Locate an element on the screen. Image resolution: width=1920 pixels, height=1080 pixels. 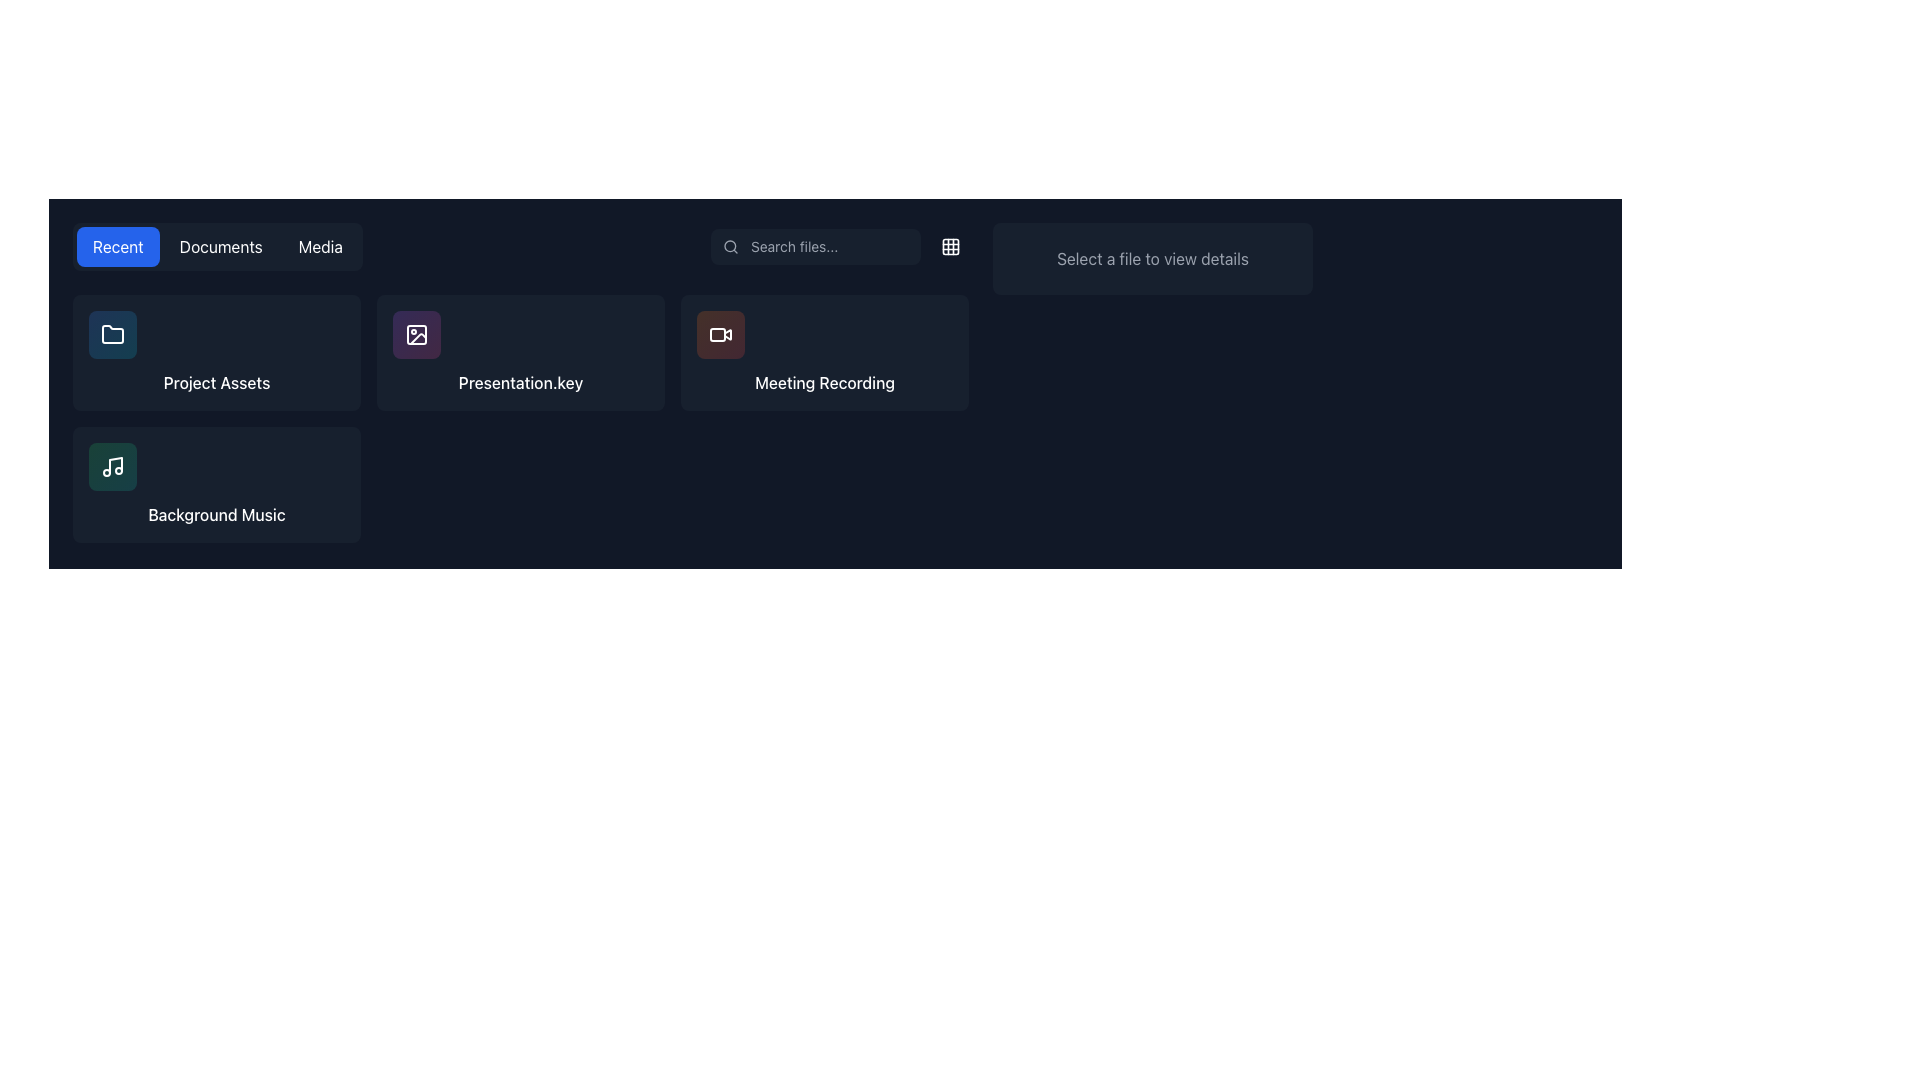
the folder icon with a gradient-filled circular background, located in the first tile from the top-left of the grid layout, above the text label 'Project Assets' is located at coordinates (112, 334).